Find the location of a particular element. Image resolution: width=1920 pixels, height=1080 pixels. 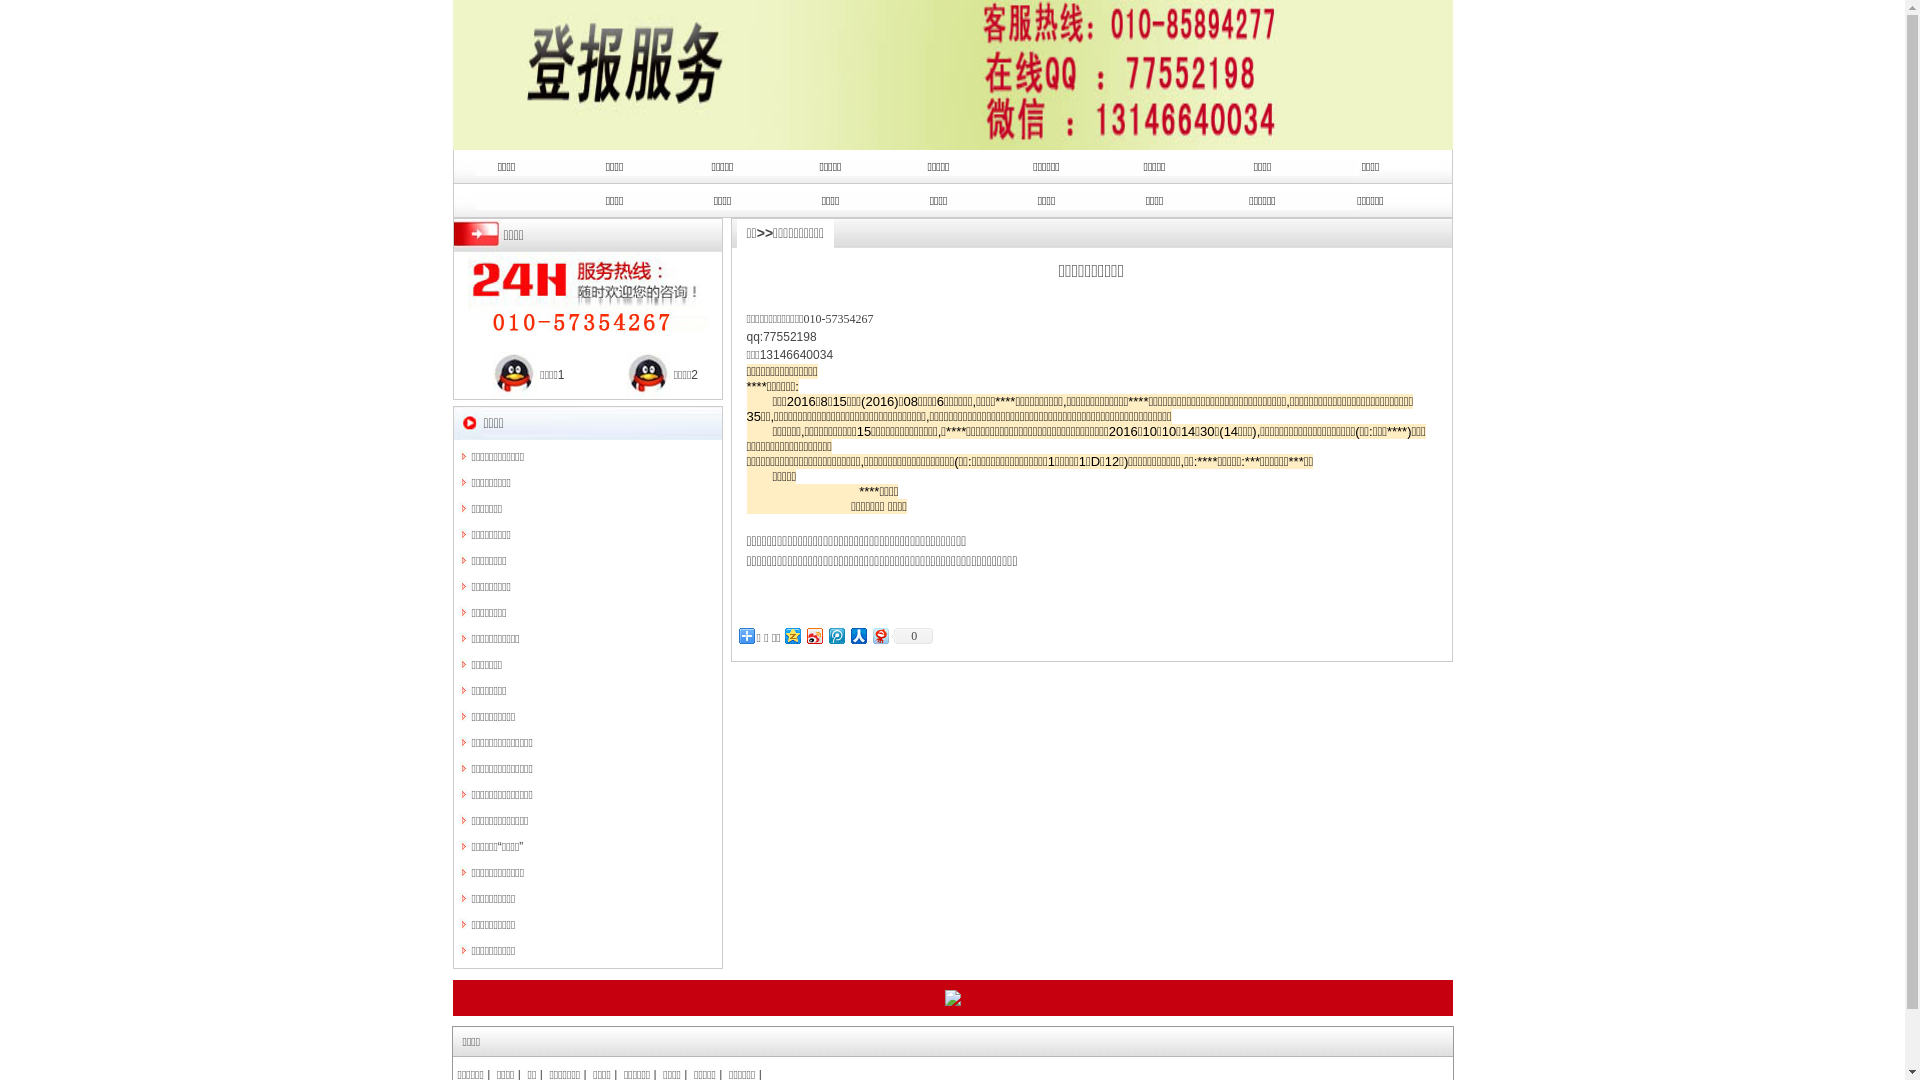

'0' is located at coordinates (911, 636).